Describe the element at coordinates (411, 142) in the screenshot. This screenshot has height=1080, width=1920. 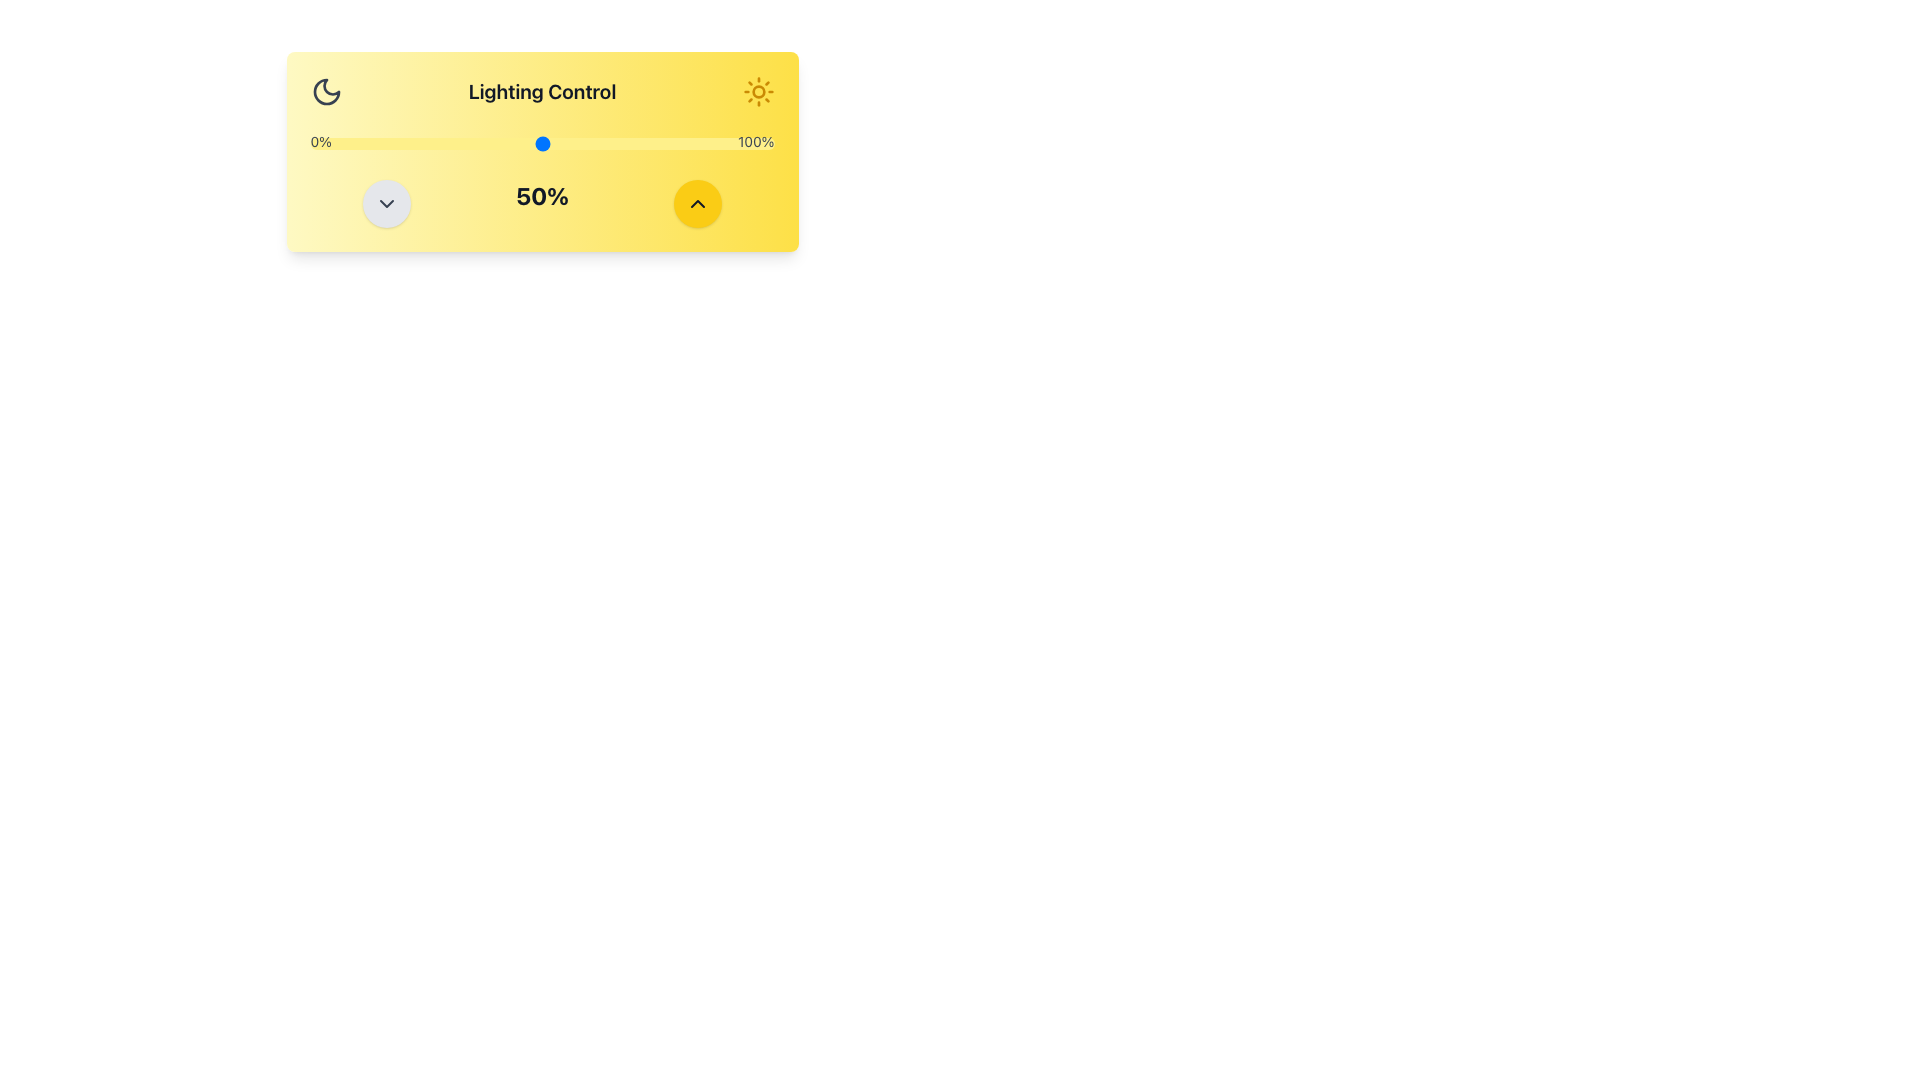
I see `the slider` at that location.